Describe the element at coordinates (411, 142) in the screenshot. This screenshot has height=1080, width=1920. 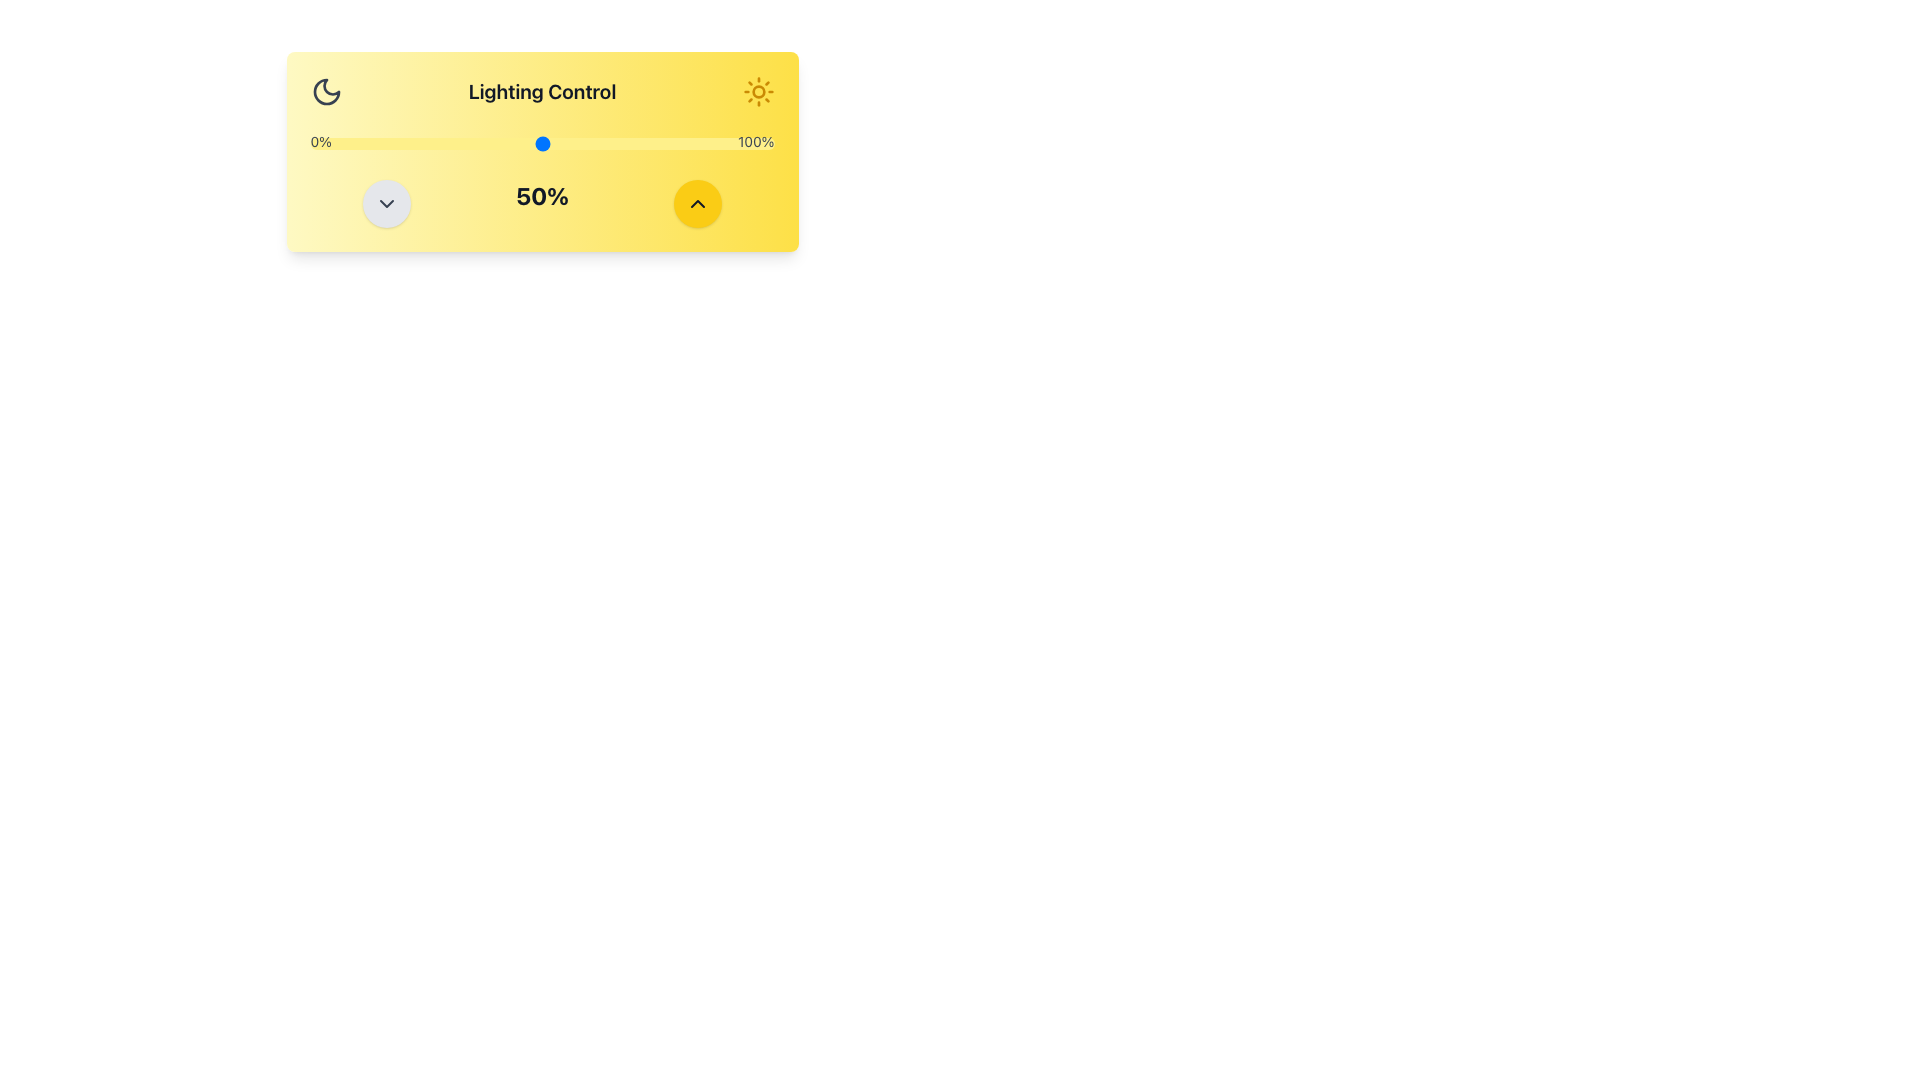
I see `the slider` at that location.